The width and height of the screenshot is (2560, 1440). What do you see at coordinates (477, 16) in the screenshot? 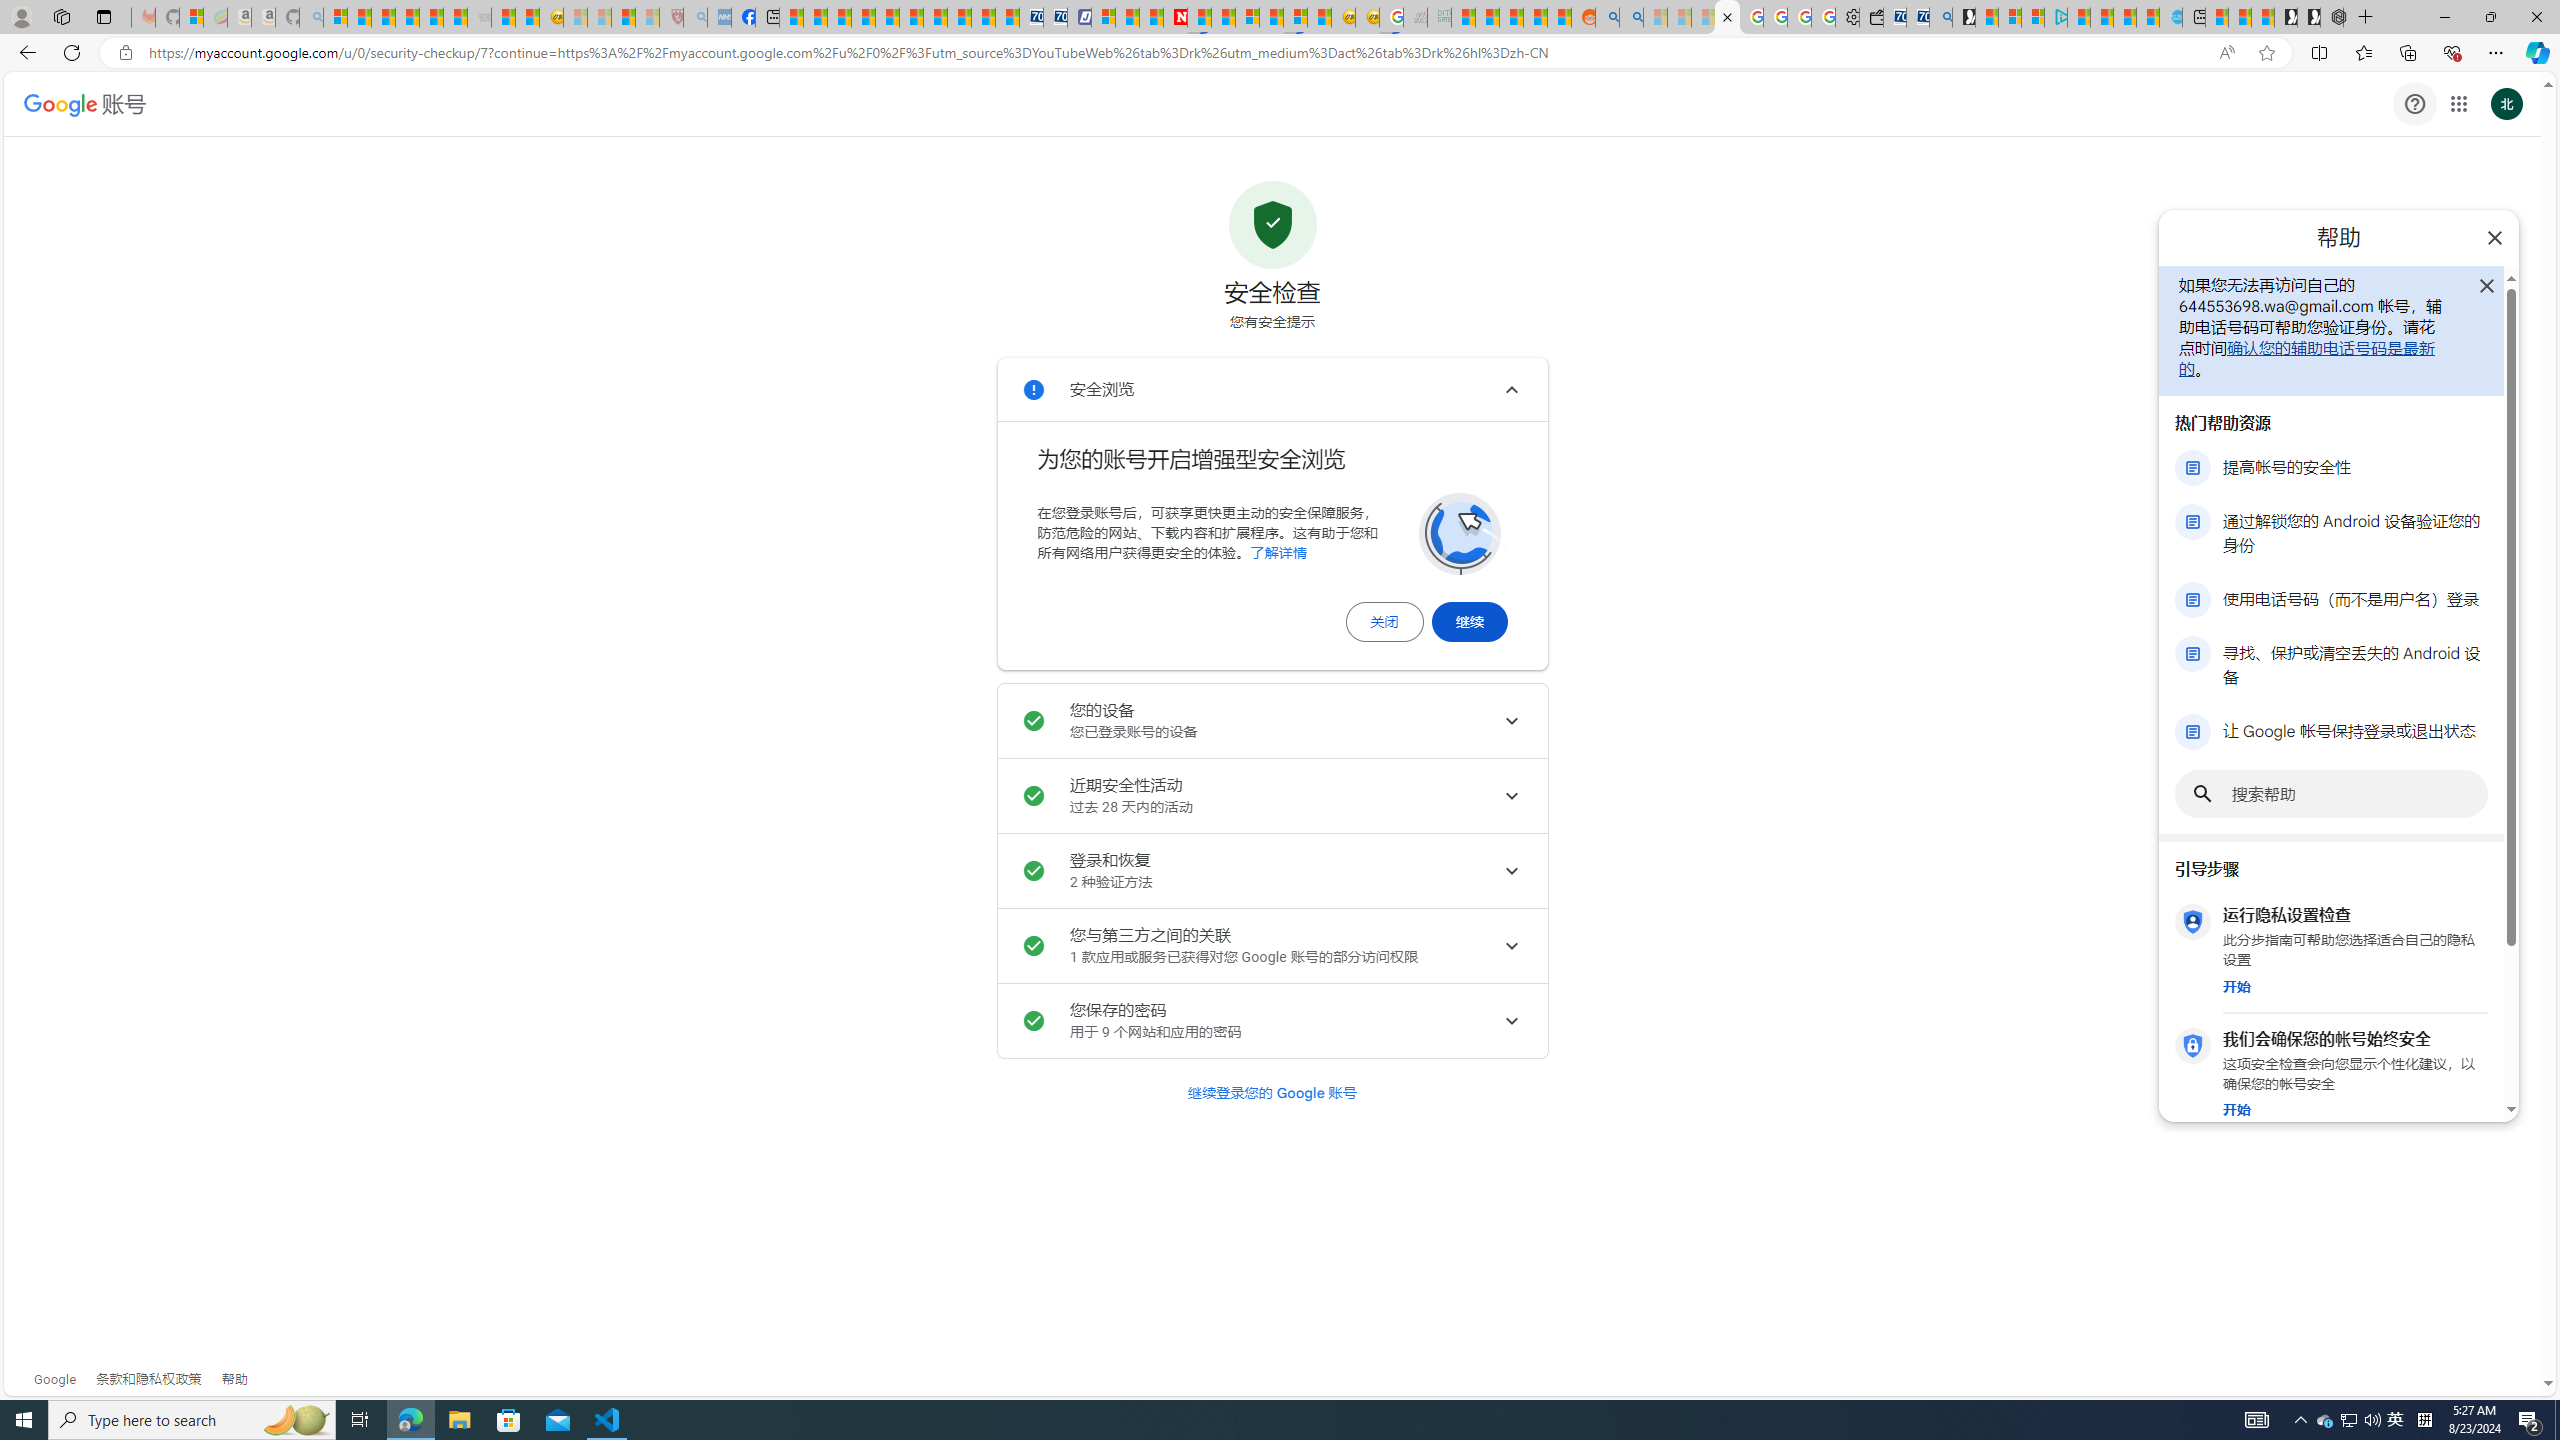
I see `'Combat Siege - Sleeping'` at bounding box center [477, 16].